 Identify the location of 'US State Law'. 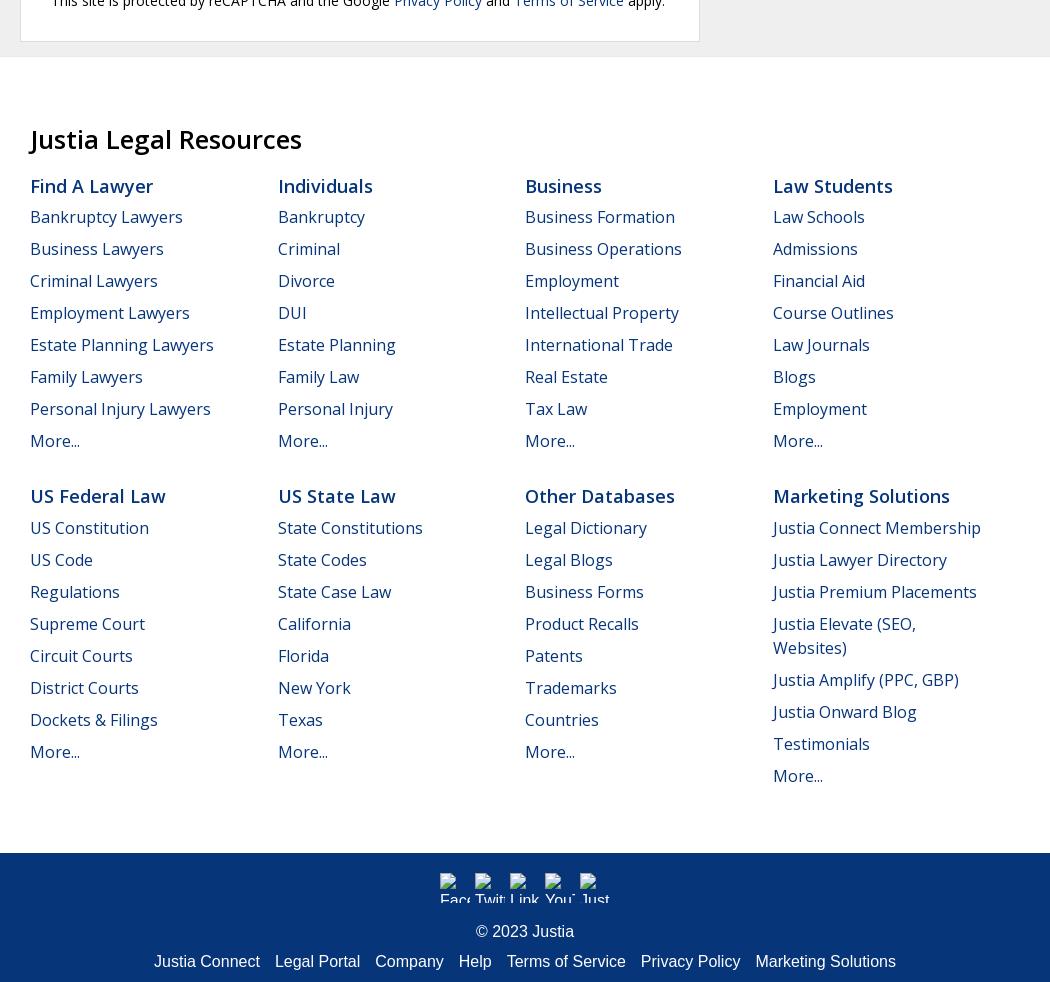
(336, 495).